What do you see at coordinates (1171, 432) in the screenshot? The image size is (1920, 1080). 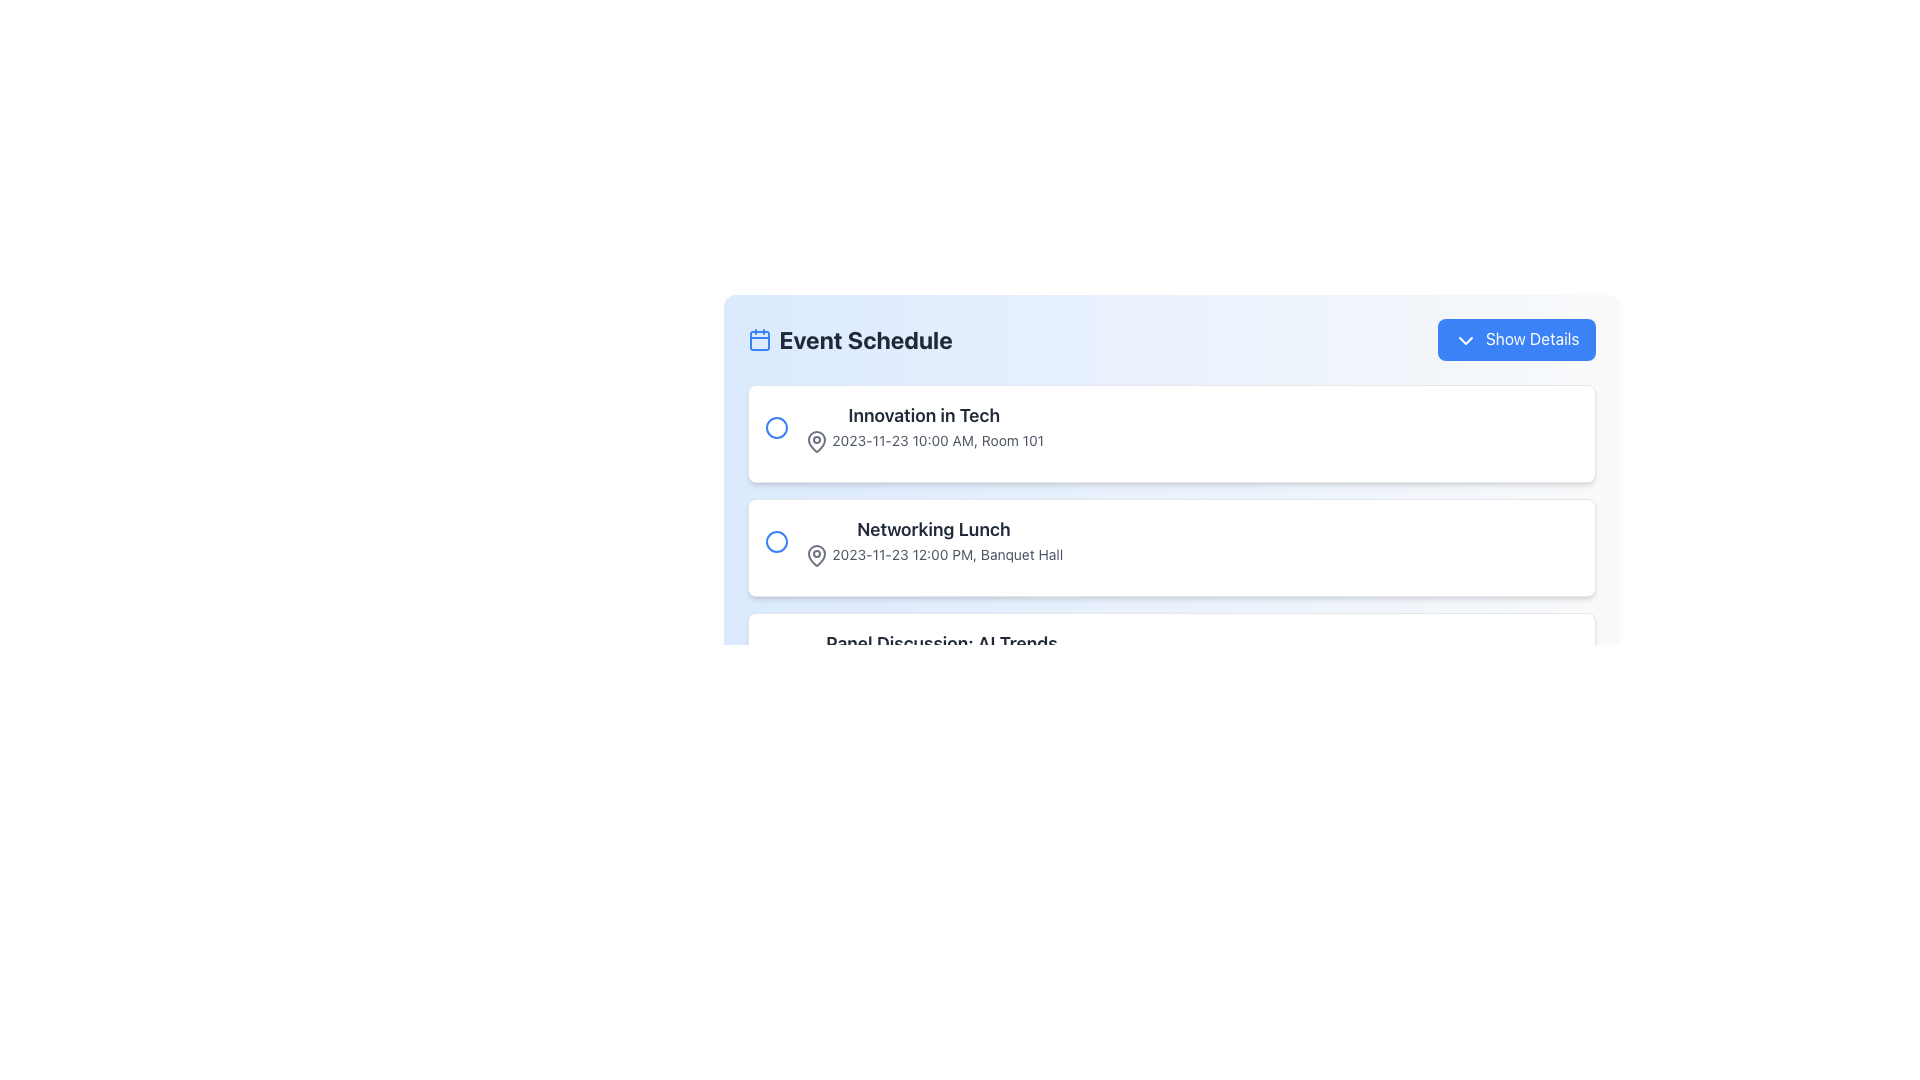 I see `the Informative Card at the top of the Event Schedule section` at bounding box center [1171, 432].